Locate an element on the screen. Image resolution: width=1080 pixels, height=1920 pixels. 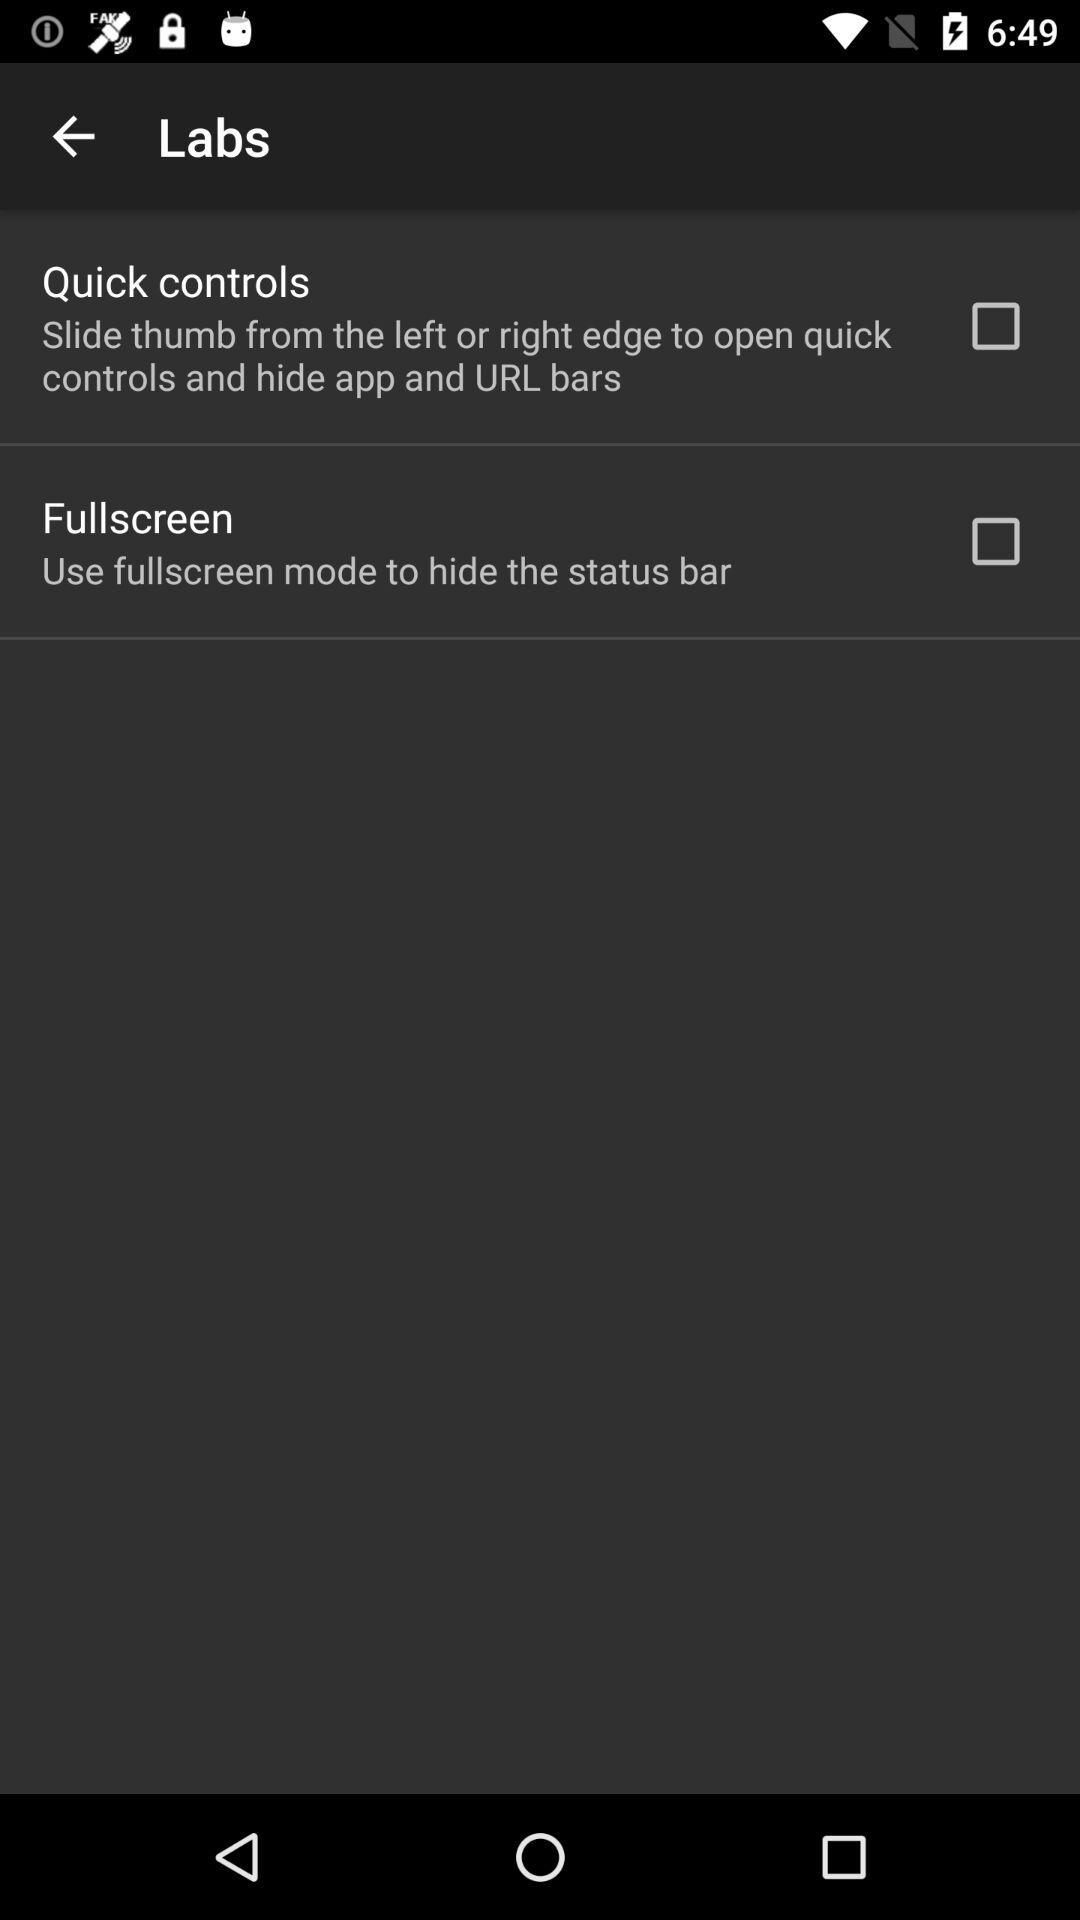
item next to labs app is located at coordinates (72, 135).